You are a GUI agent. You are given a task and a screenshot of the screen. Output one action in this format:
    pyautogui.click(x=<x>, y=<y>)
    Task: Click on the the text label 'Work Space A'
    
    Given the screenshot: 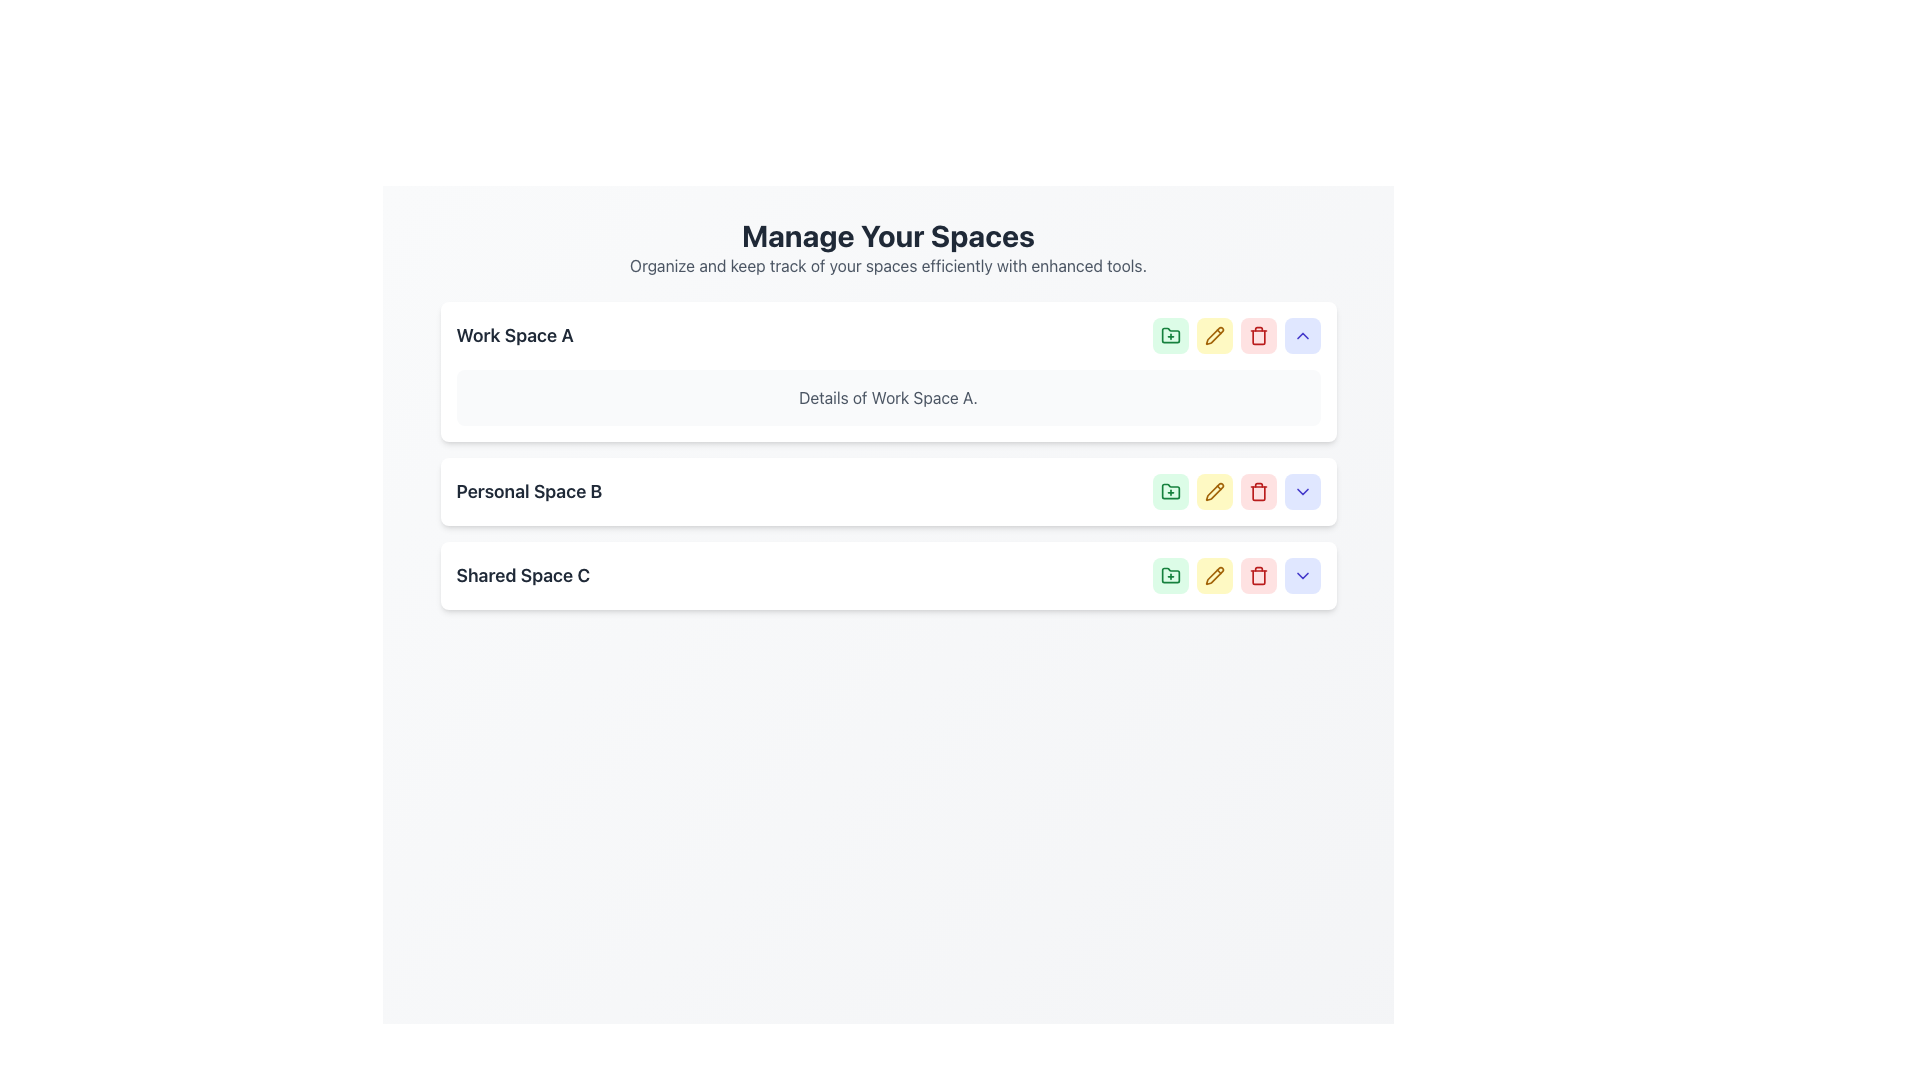 What is the action you would take?
    pyautogui.click(x=515, y=334)
    